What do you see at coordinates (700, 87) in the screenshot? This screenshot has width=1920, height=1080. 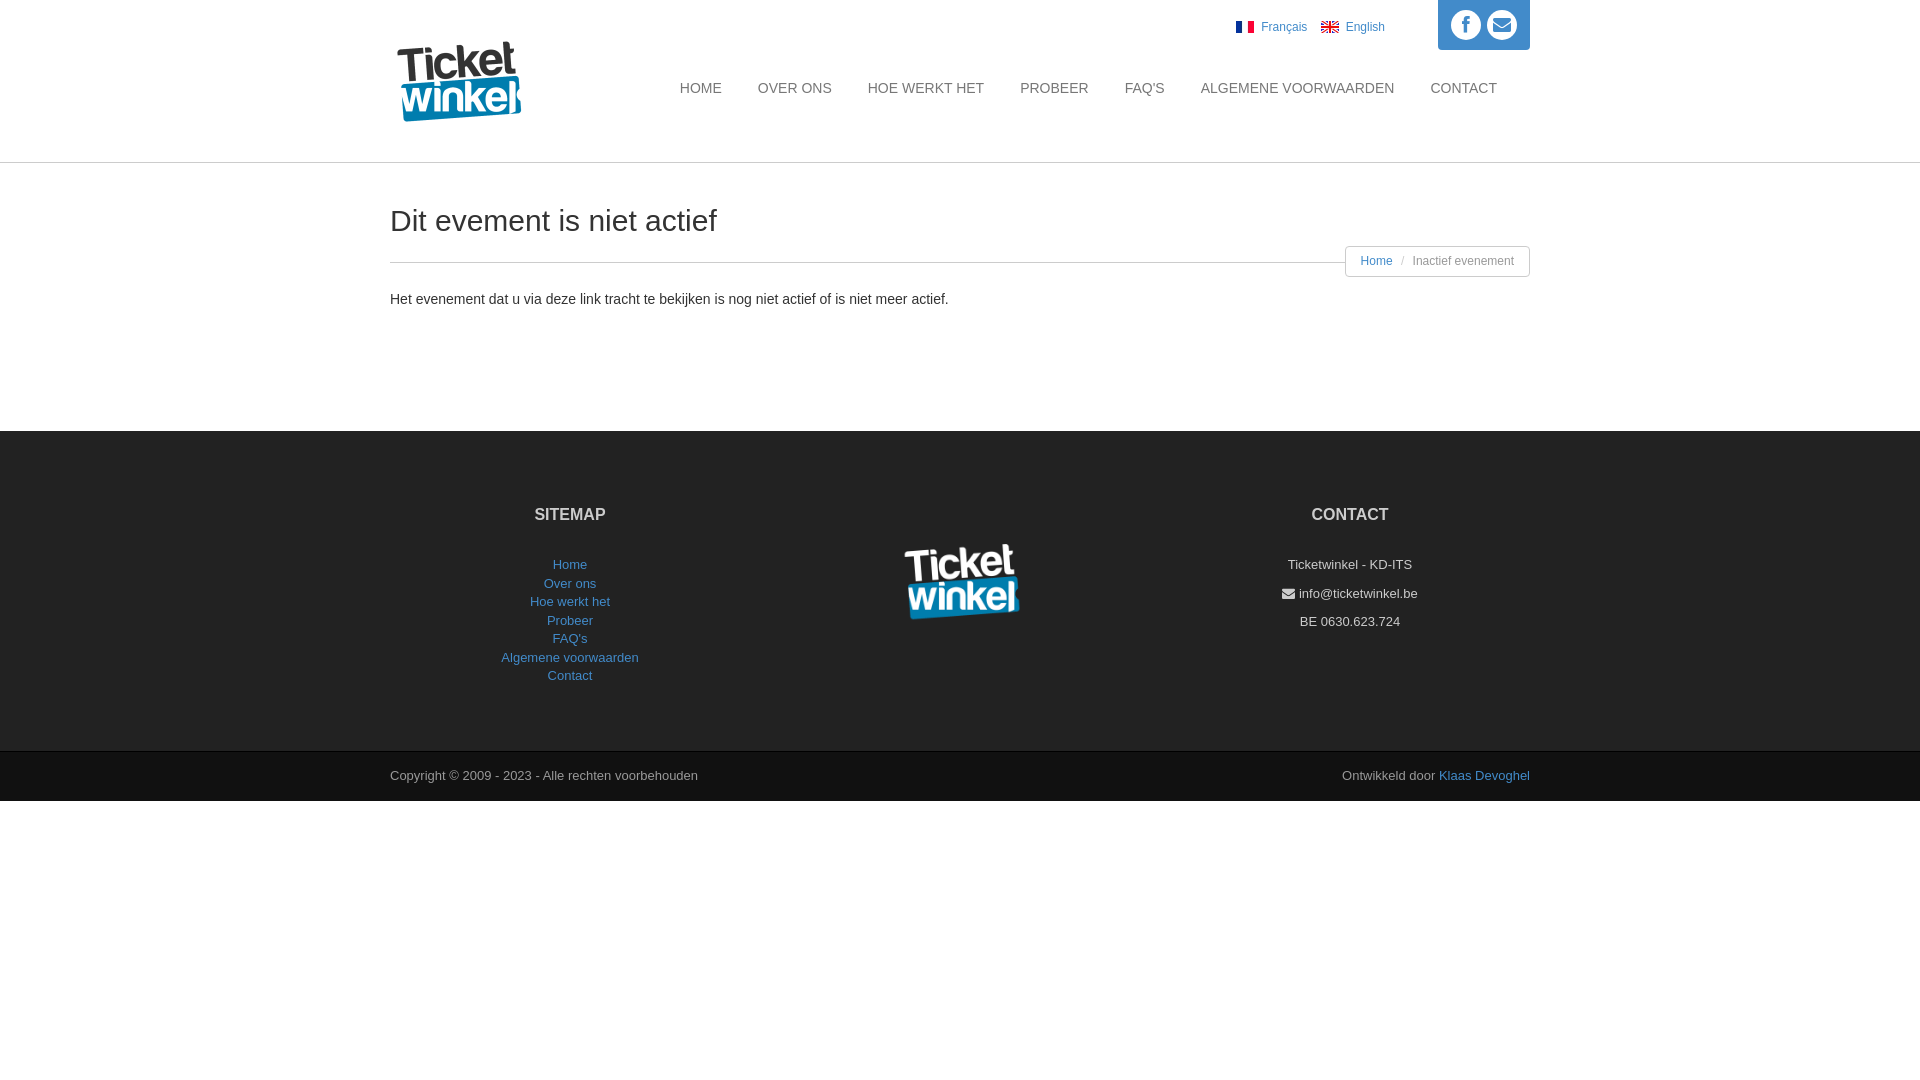 I see `'HOME'` at bounding box center [700, 87].